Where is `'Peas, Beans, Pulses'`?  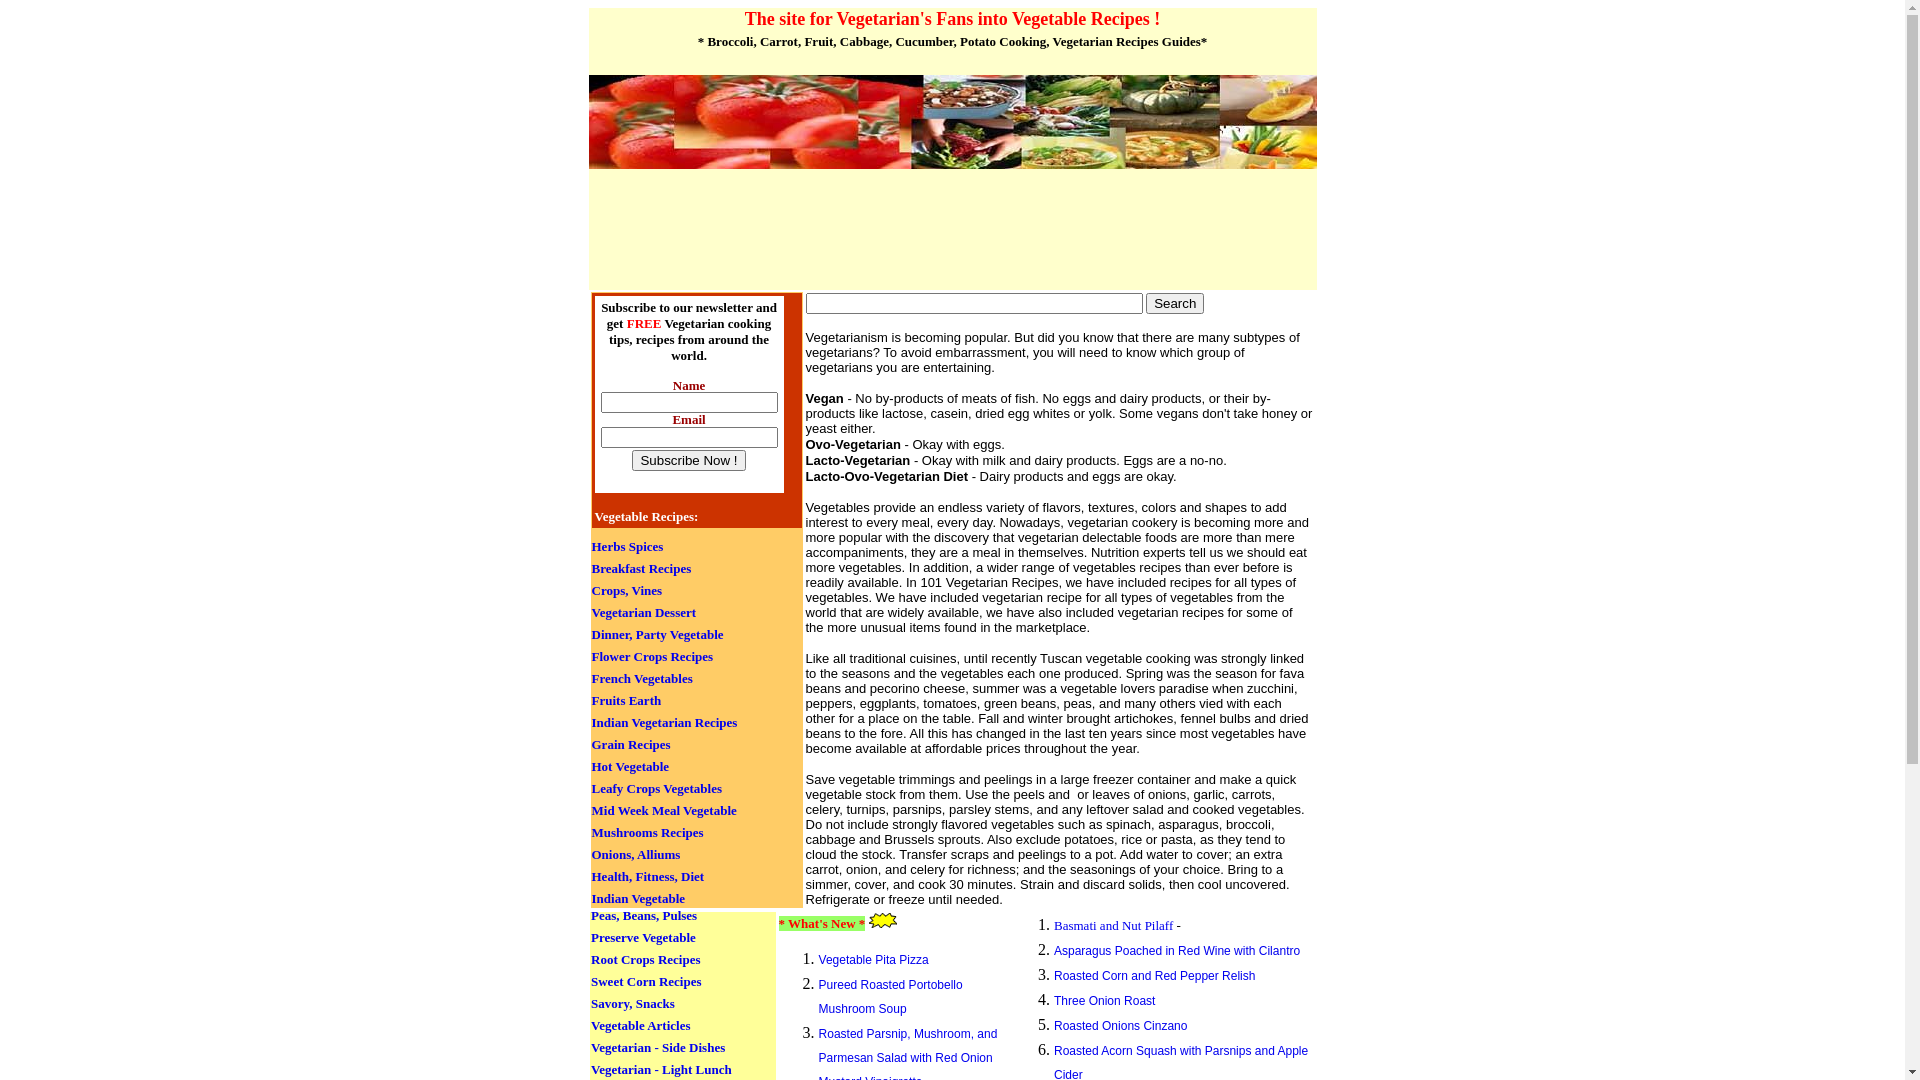 'Peas, Beans, Pulses' is located at coordinates (643, 915).